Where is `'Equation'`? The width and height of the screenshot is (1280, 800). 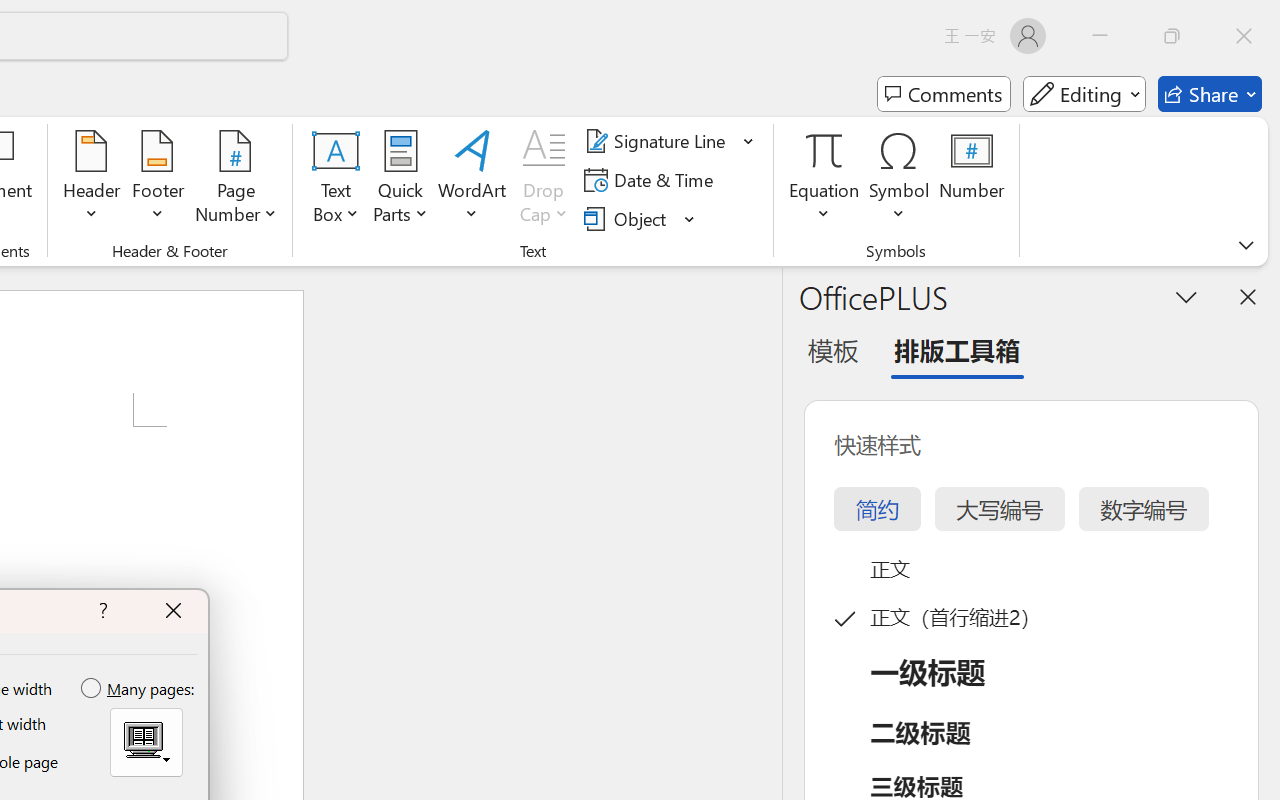 'Equation' is located at coordinates (824, 179).